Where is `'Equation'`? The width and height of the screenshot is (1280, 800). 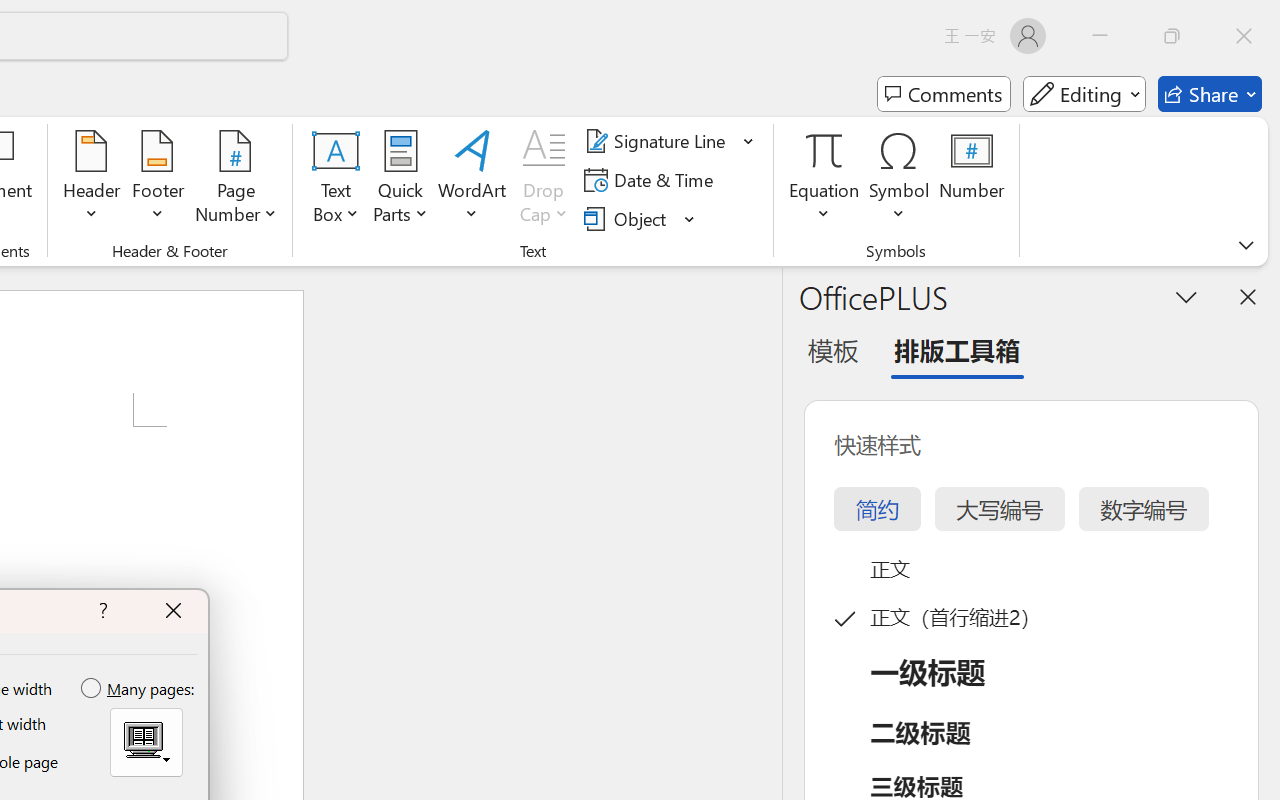 'Equation' is located at coordinates (824, 179).